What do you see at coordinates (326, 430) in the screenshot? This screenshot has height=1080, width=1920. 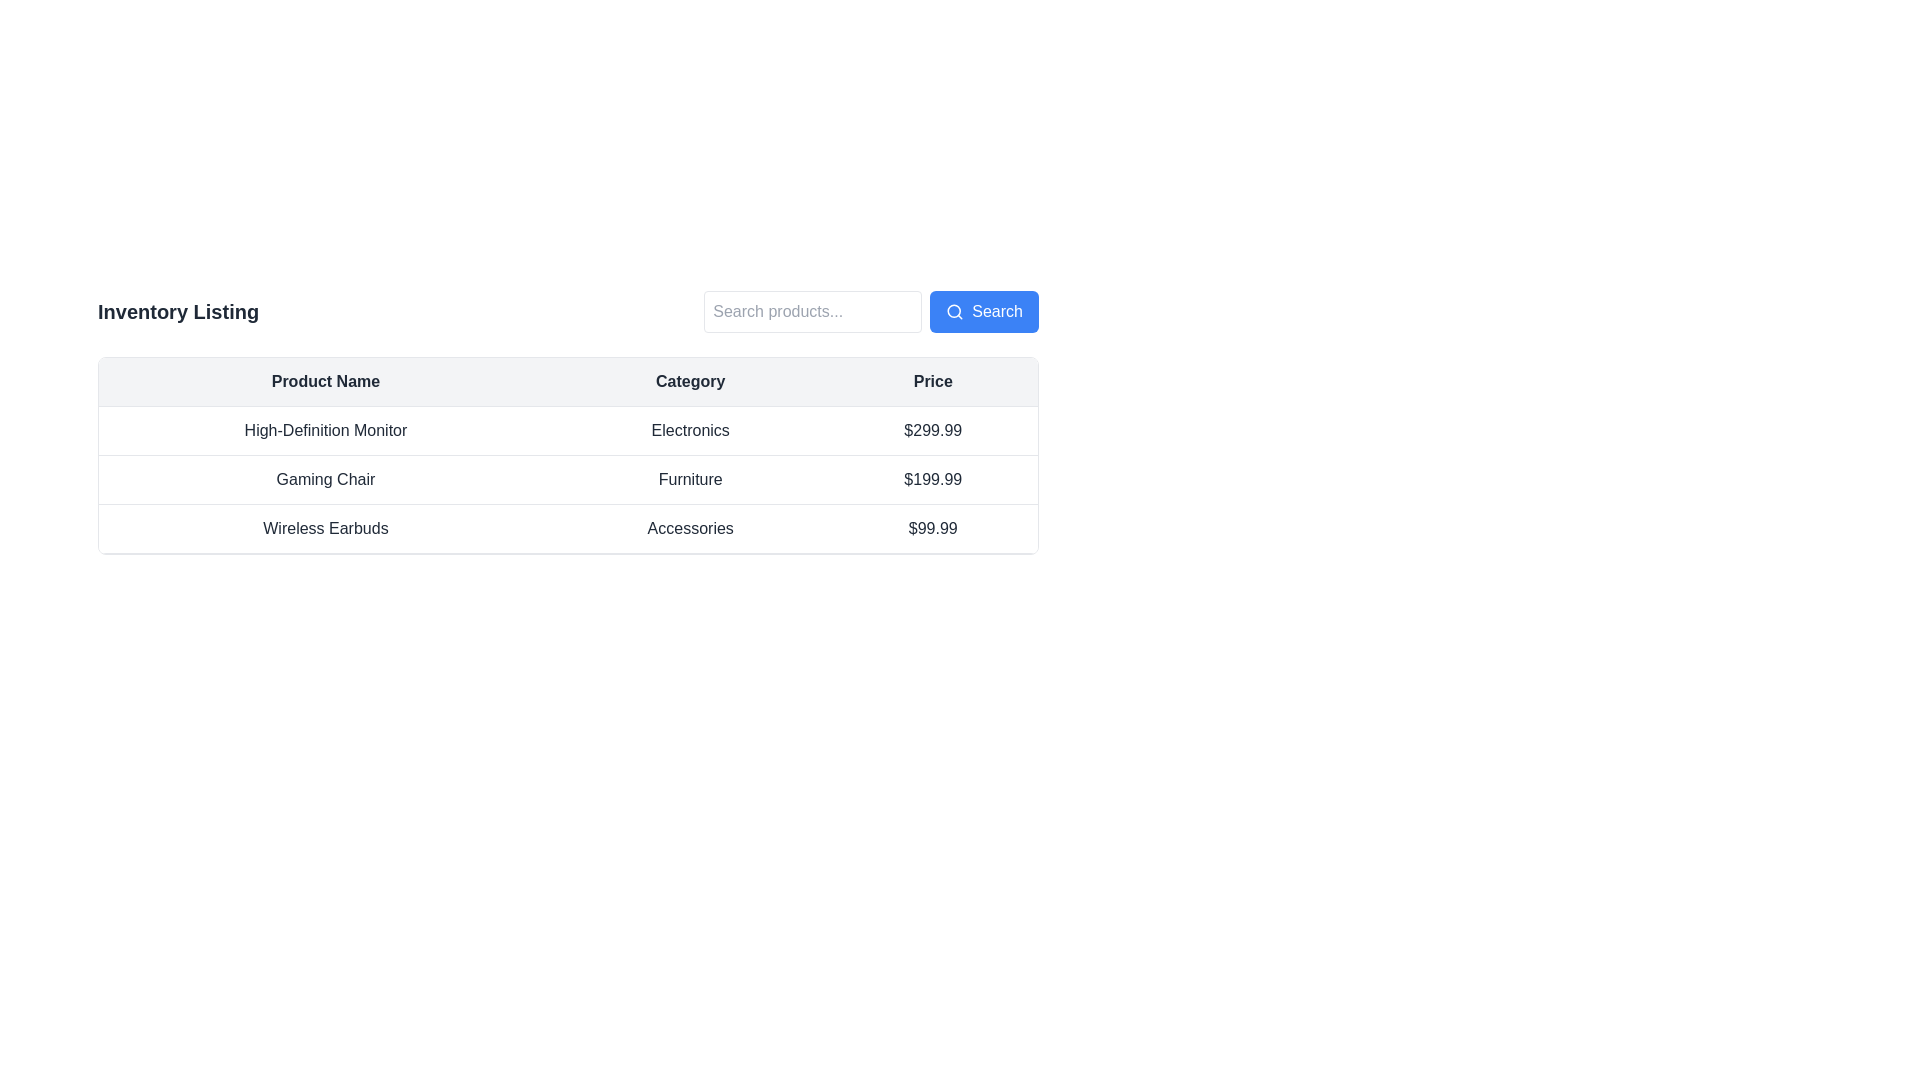 I see `the text label displaying 'High-Definition Monitor' under the 'Product Name' column to read its content` at bounding box center [326, 430].